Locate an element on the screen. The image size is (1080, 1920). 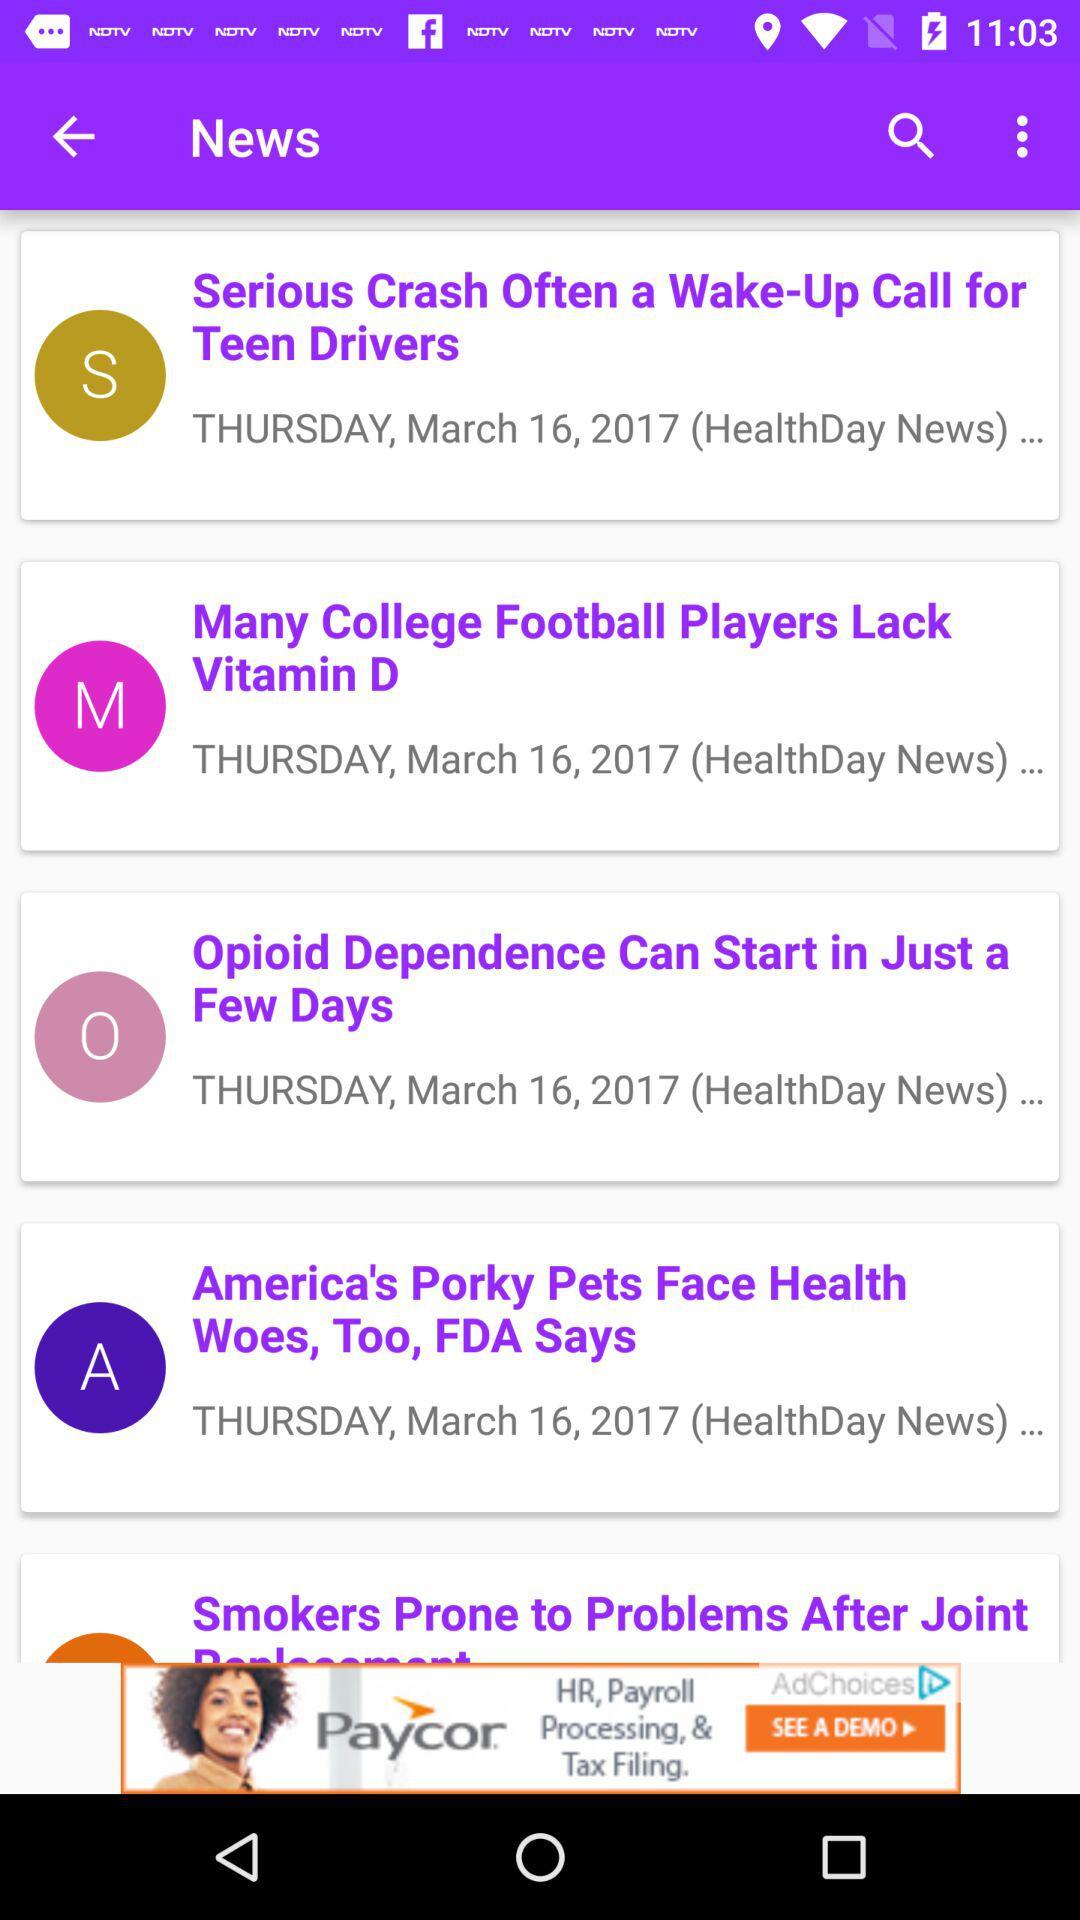
the second blog is located at coordinates (540, 706).